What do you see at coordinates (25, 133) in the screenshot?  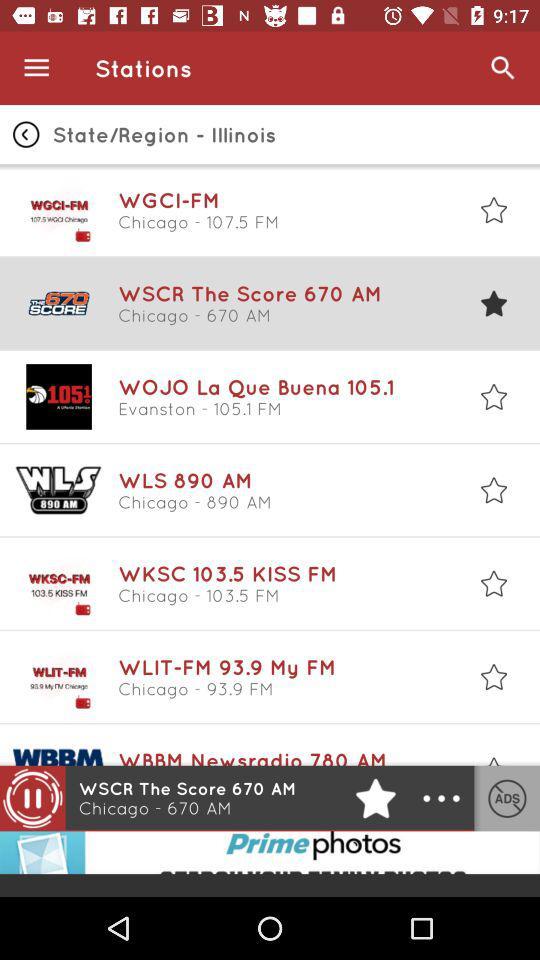 I see `the arrow_backward icon` at bounding box center [25, 133].